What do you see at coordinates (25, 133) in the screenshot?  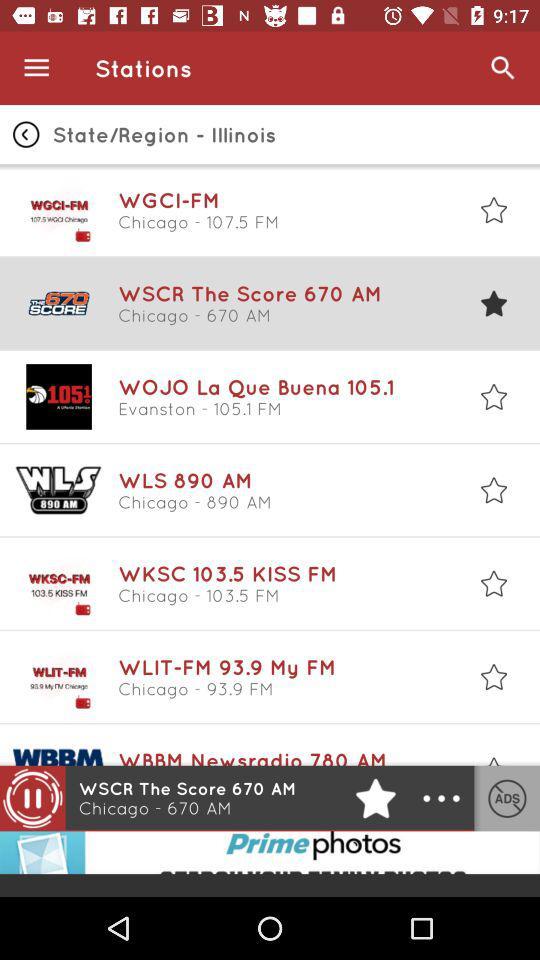 I see `the arrow_backward icon` at bounding box center [25, 133].